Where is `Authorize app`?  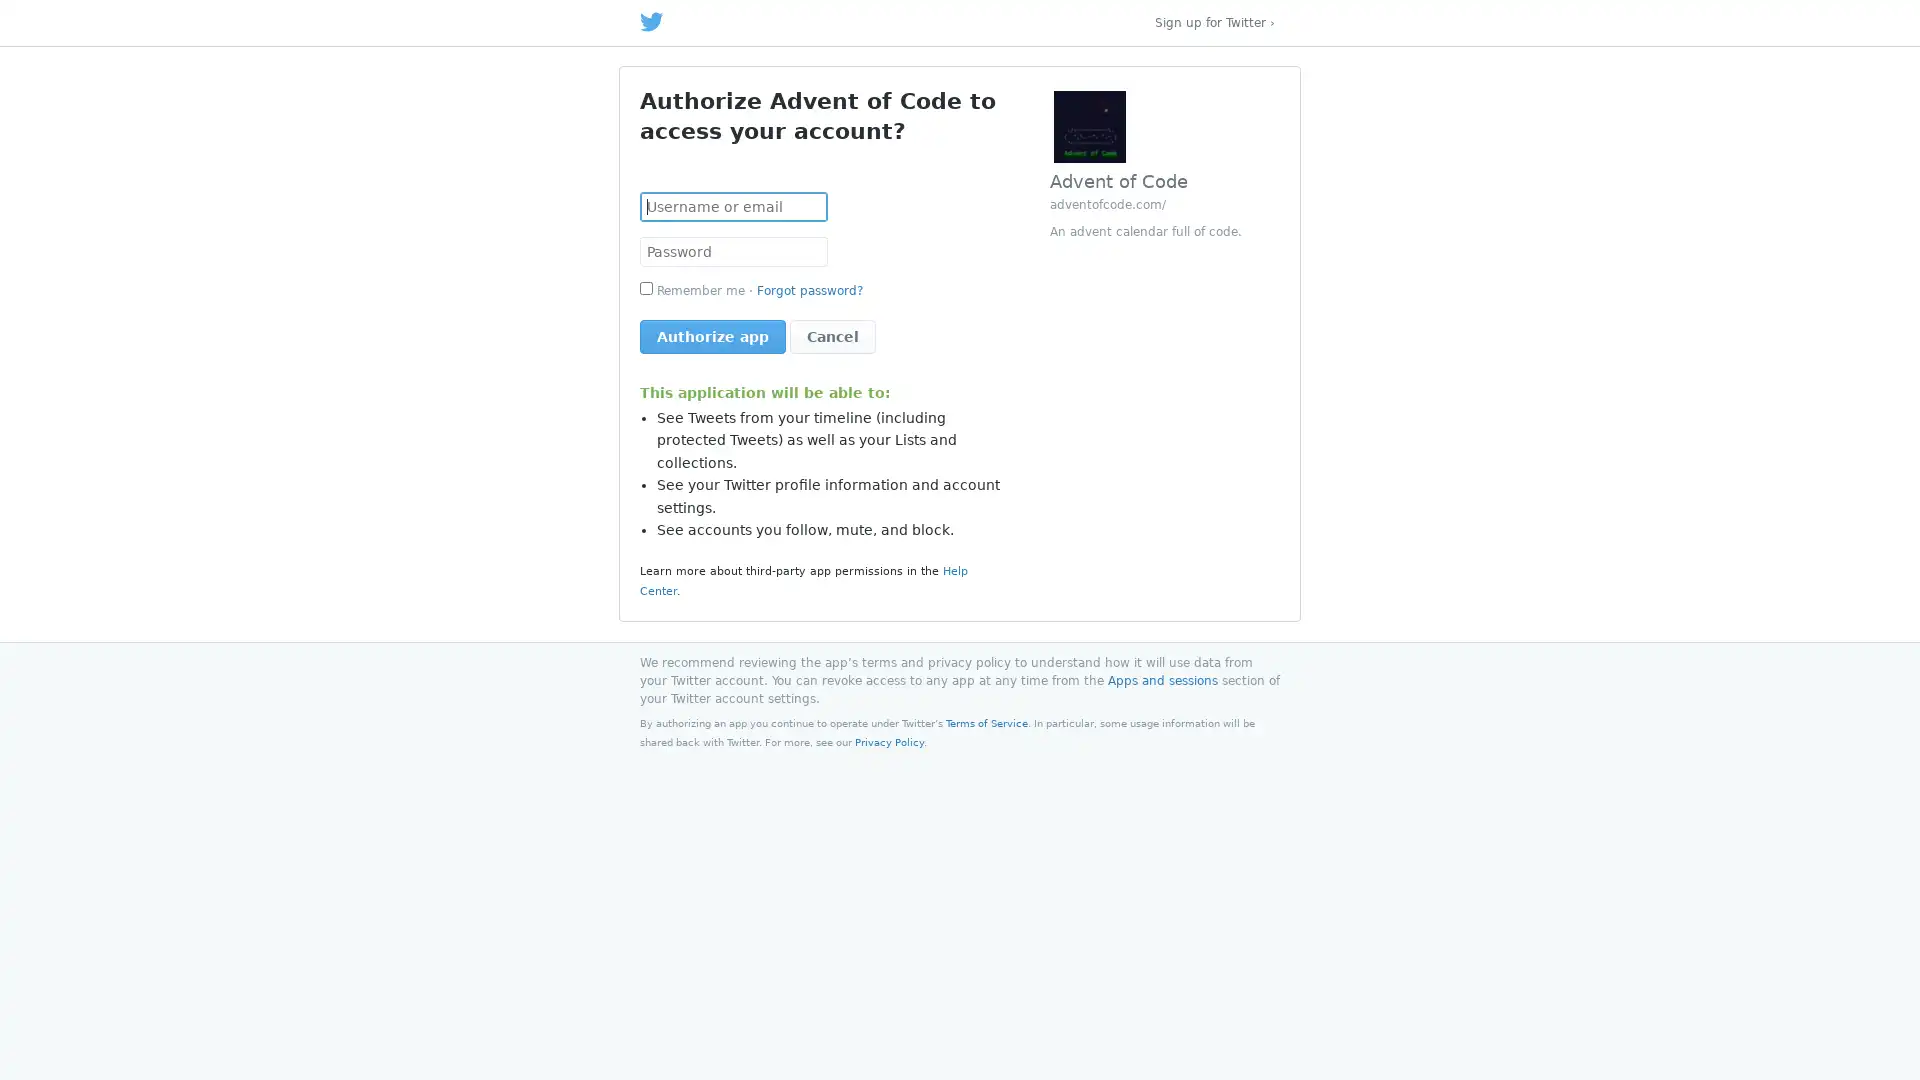
Authorize app is located at coordinates (713, 335).